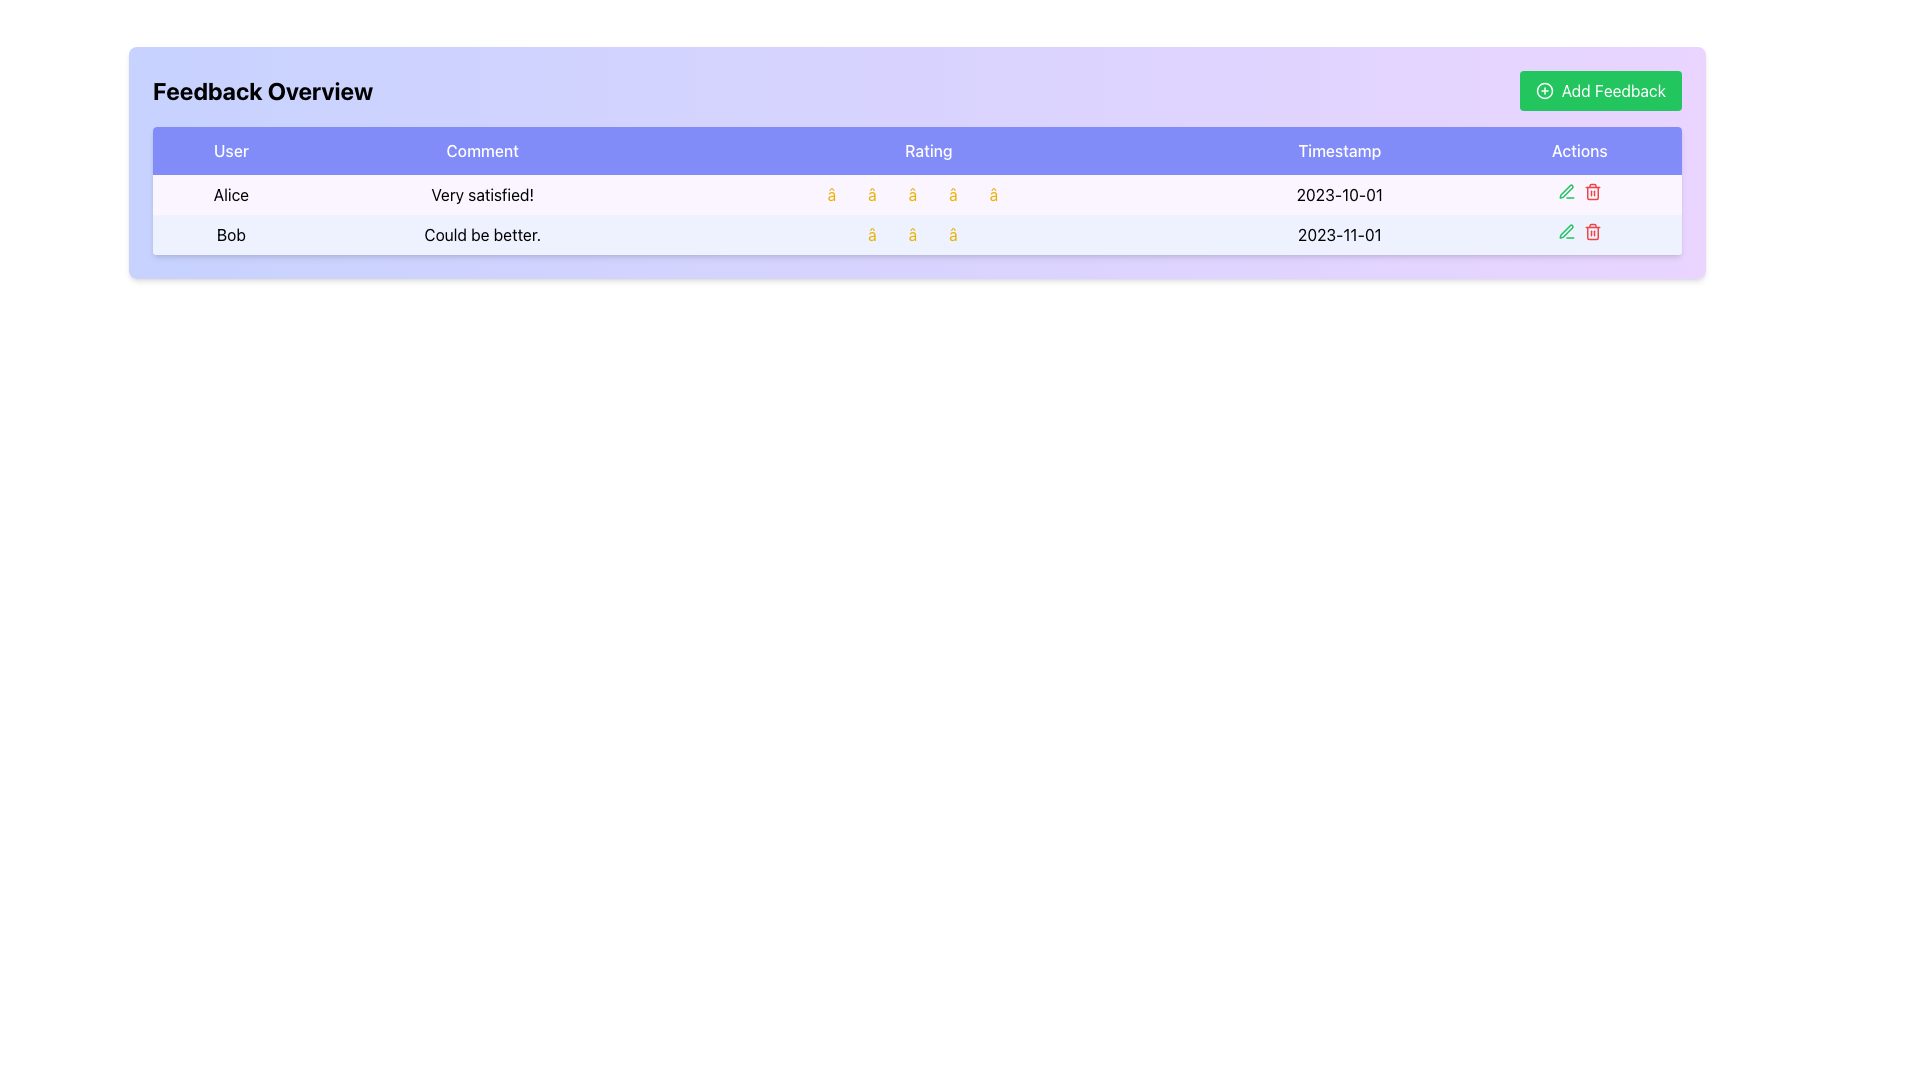  Describe the element at coordinates (916, 234) in the screenshot. I see `the individual stars in the second row of the feedback table to interact with the rating provided by the user` at that location.